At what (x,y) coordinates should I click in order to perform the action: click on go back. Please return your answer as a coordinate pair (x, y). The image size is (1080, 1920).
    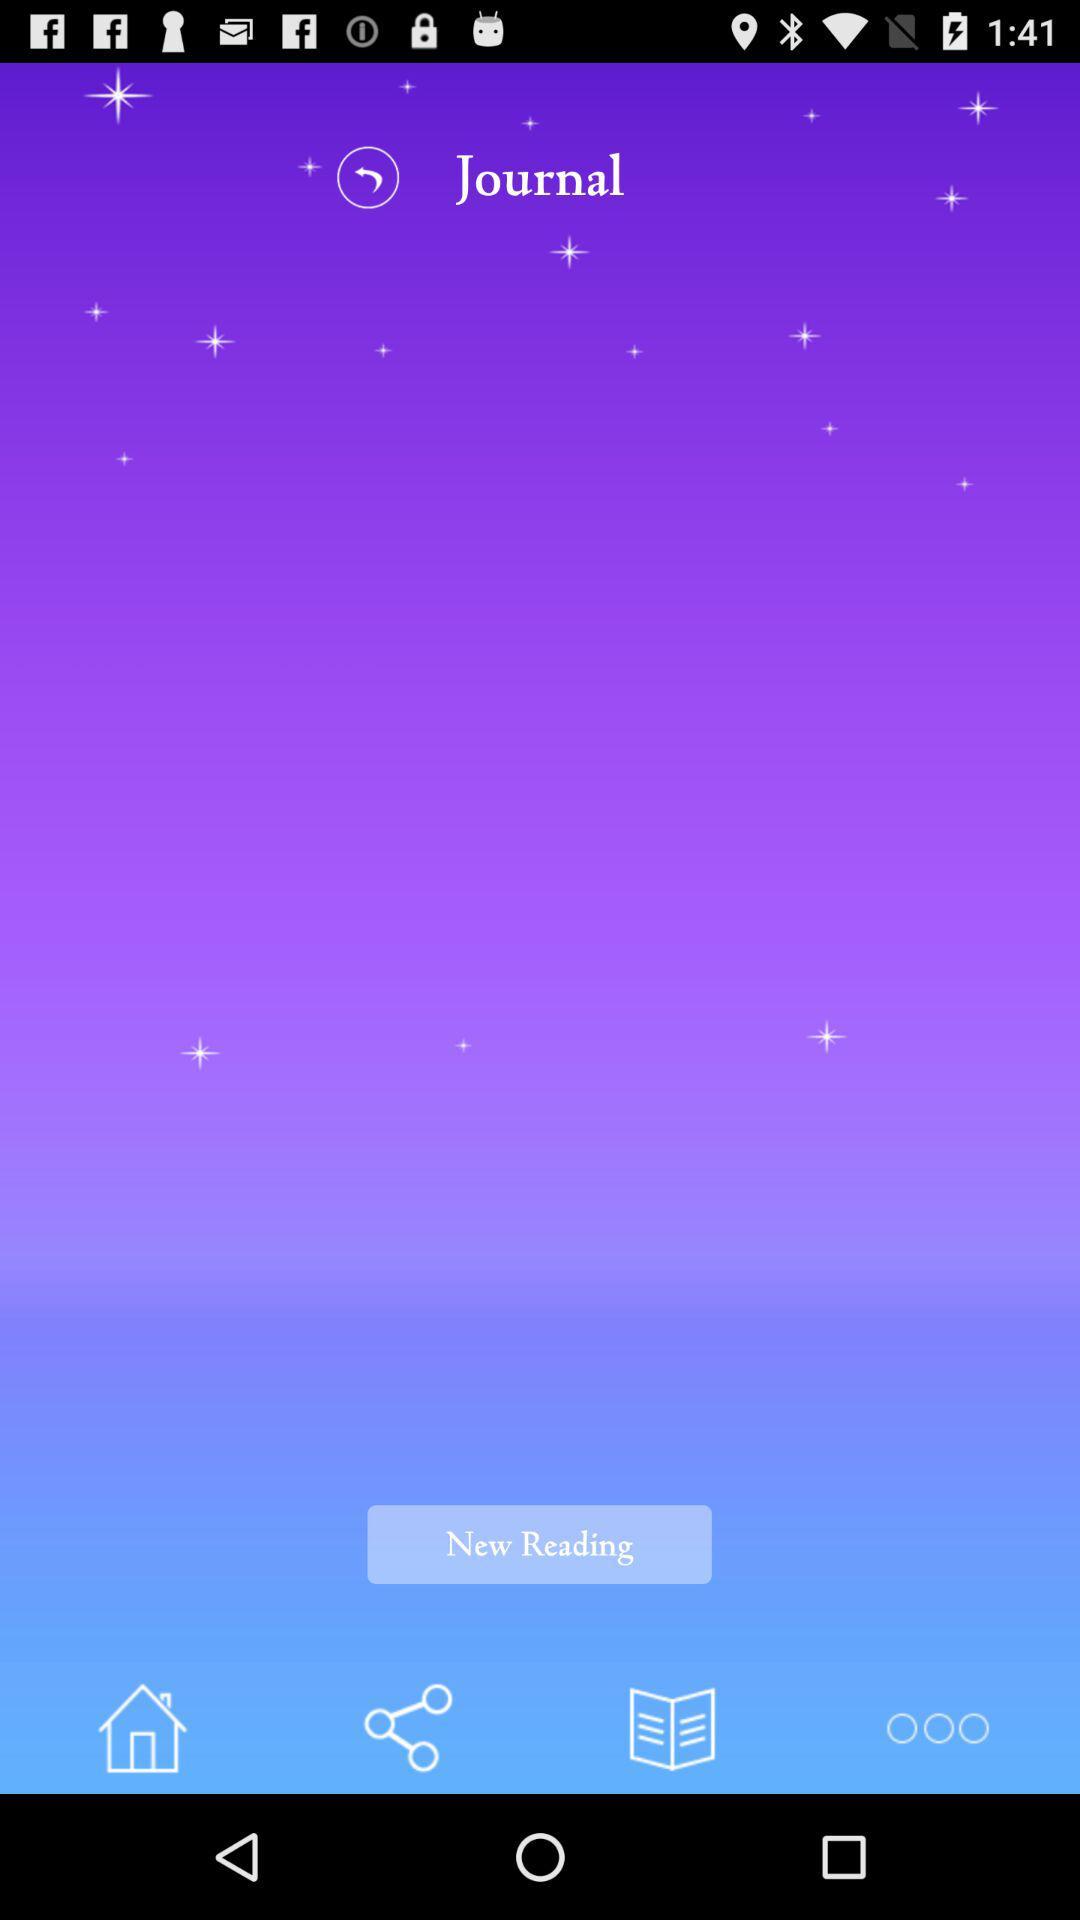
    Looking at the image, I should click on (368, 177).